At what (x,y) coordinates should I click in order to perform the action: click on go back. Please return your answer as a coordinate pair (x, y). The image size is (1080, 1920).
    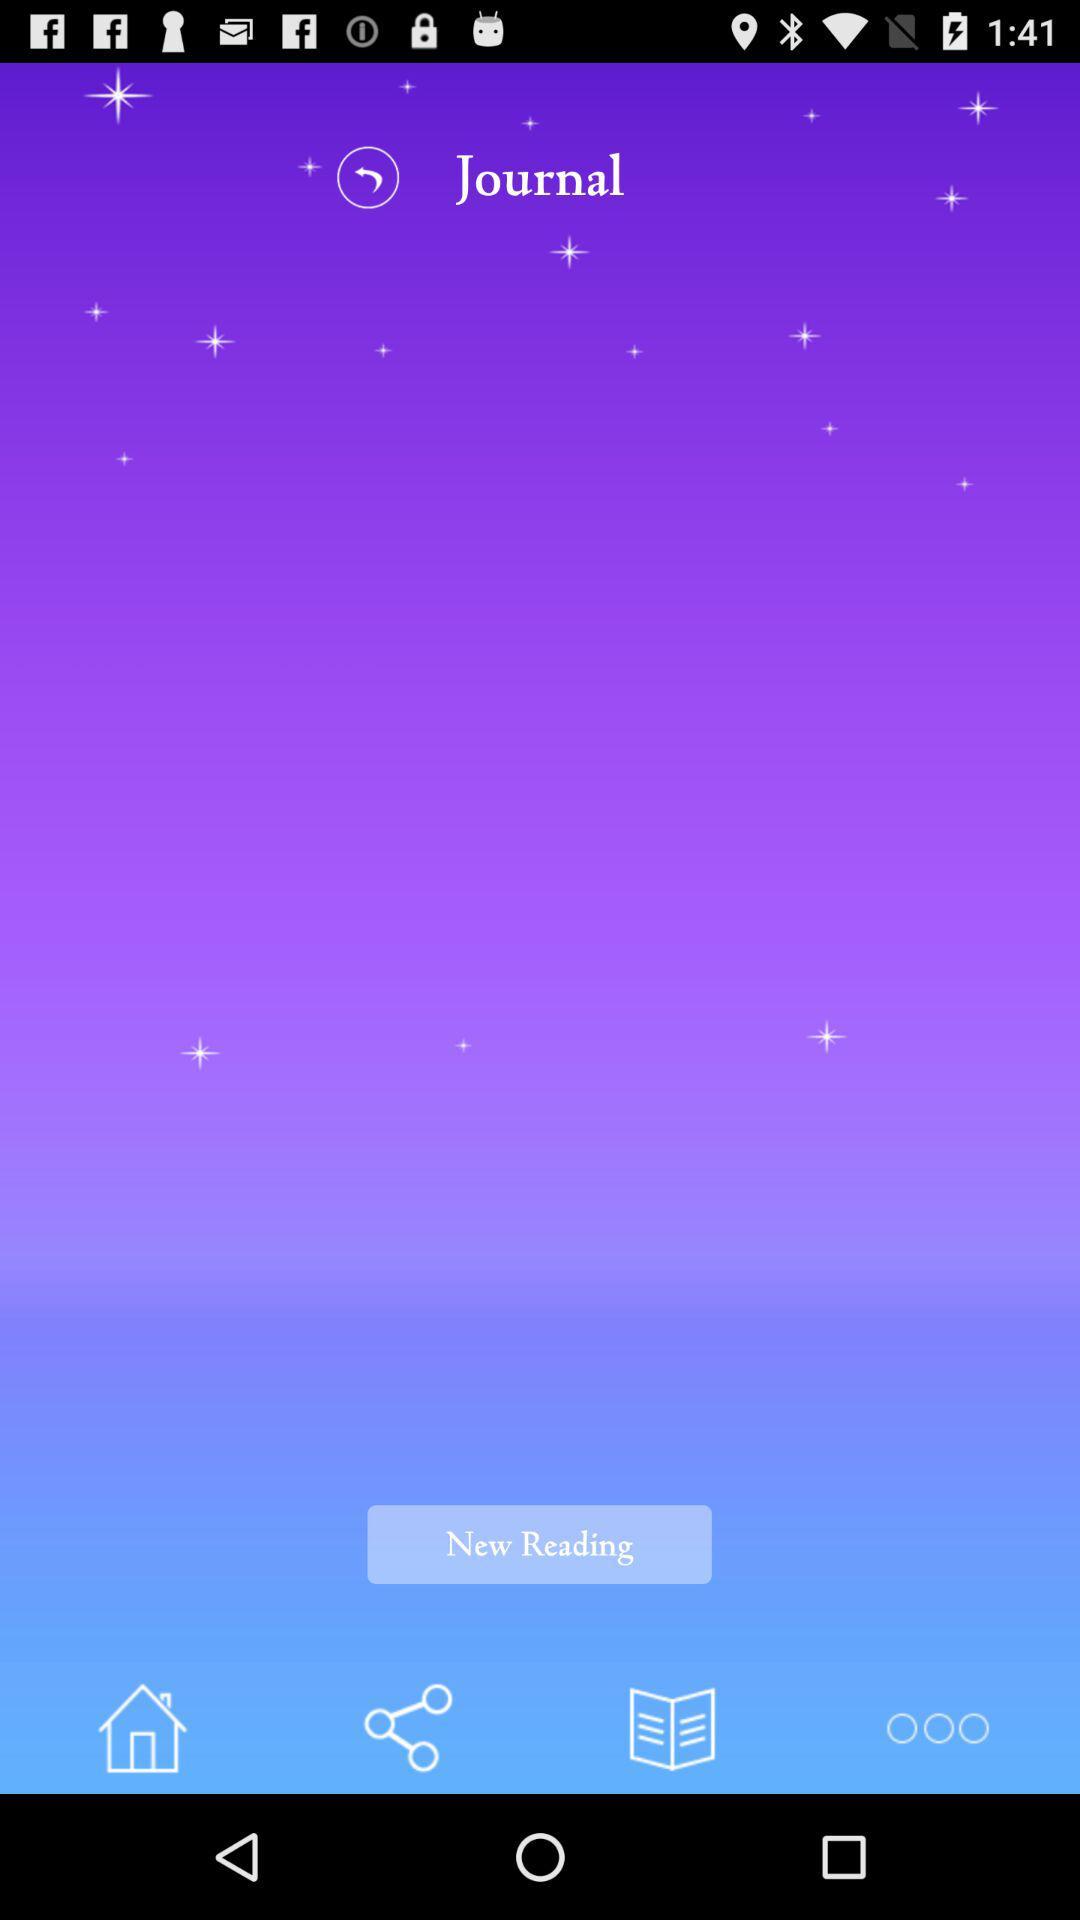
    Looking at the image, I should click on (368, 177).